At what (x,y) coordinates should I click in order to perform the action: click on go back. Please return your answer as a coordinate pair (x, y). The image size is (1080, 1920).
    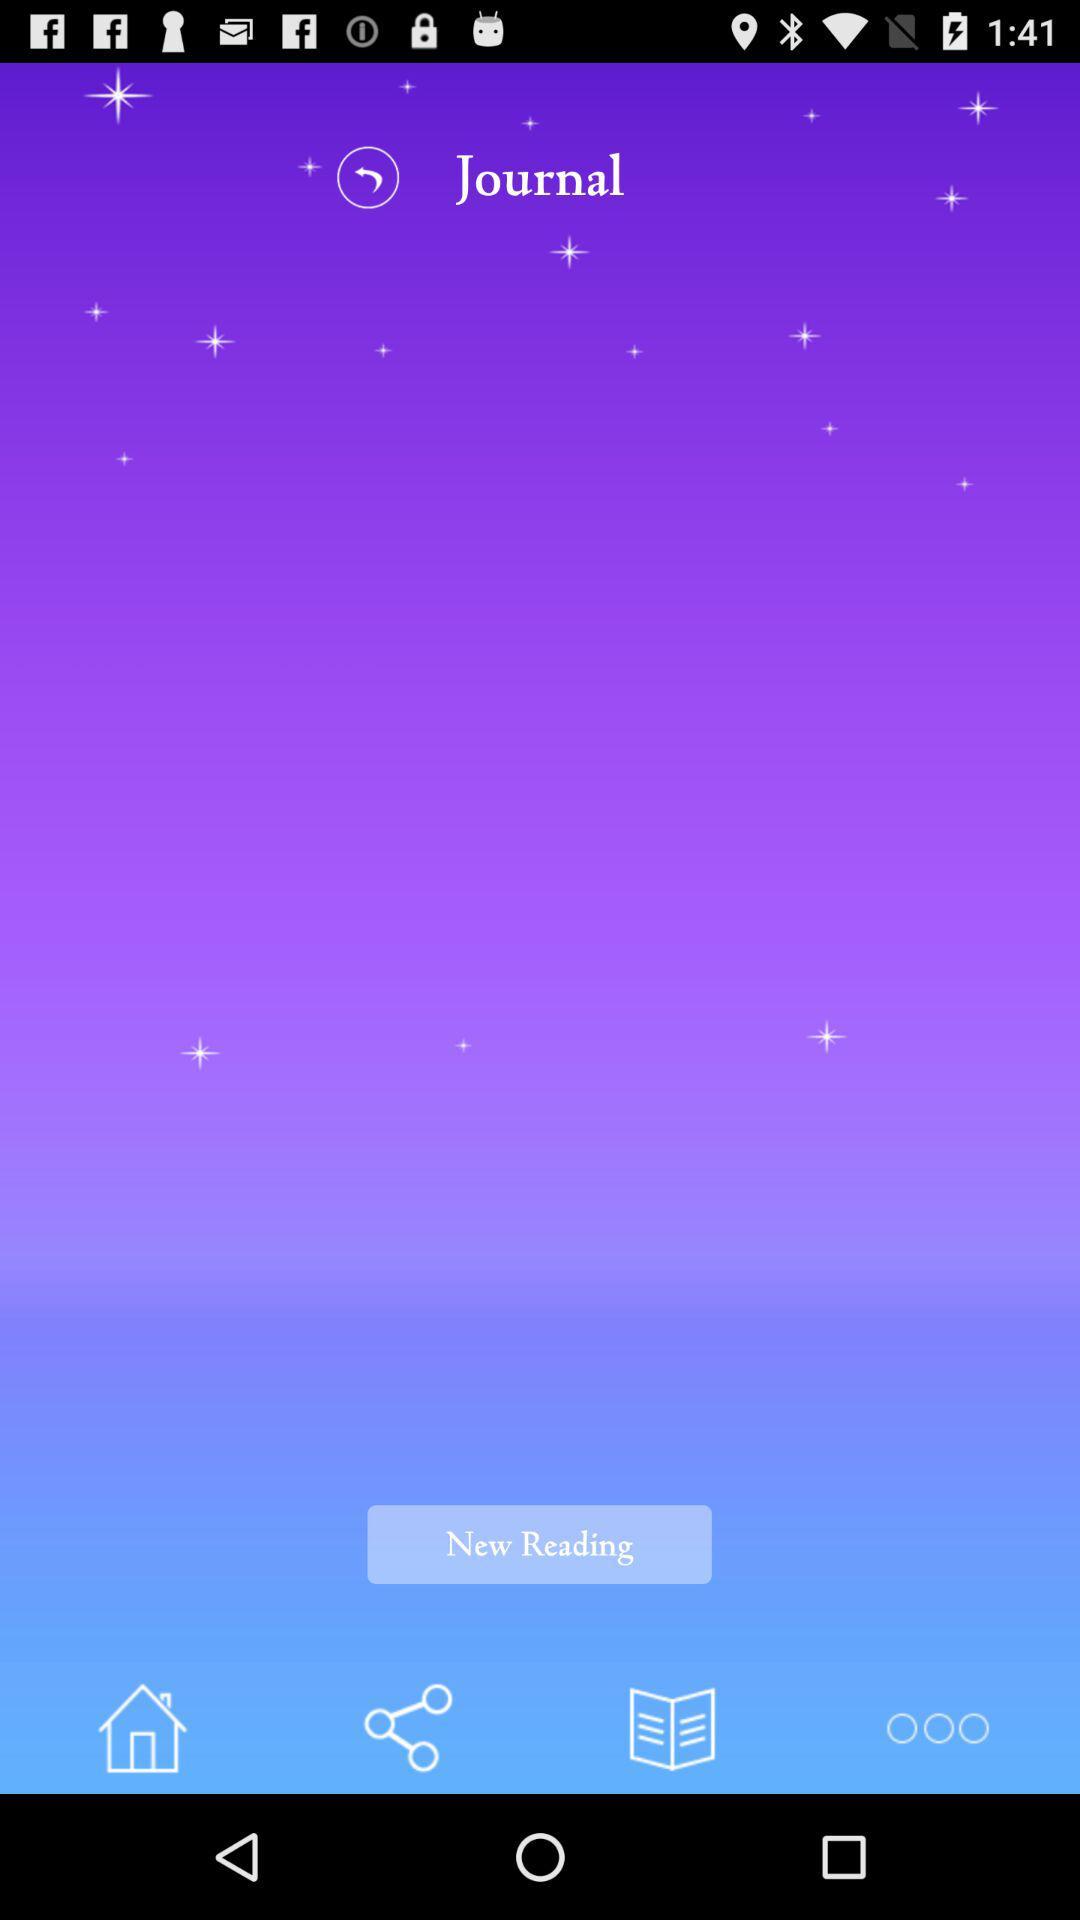
    Looking at the image, I should click on (368, 177).